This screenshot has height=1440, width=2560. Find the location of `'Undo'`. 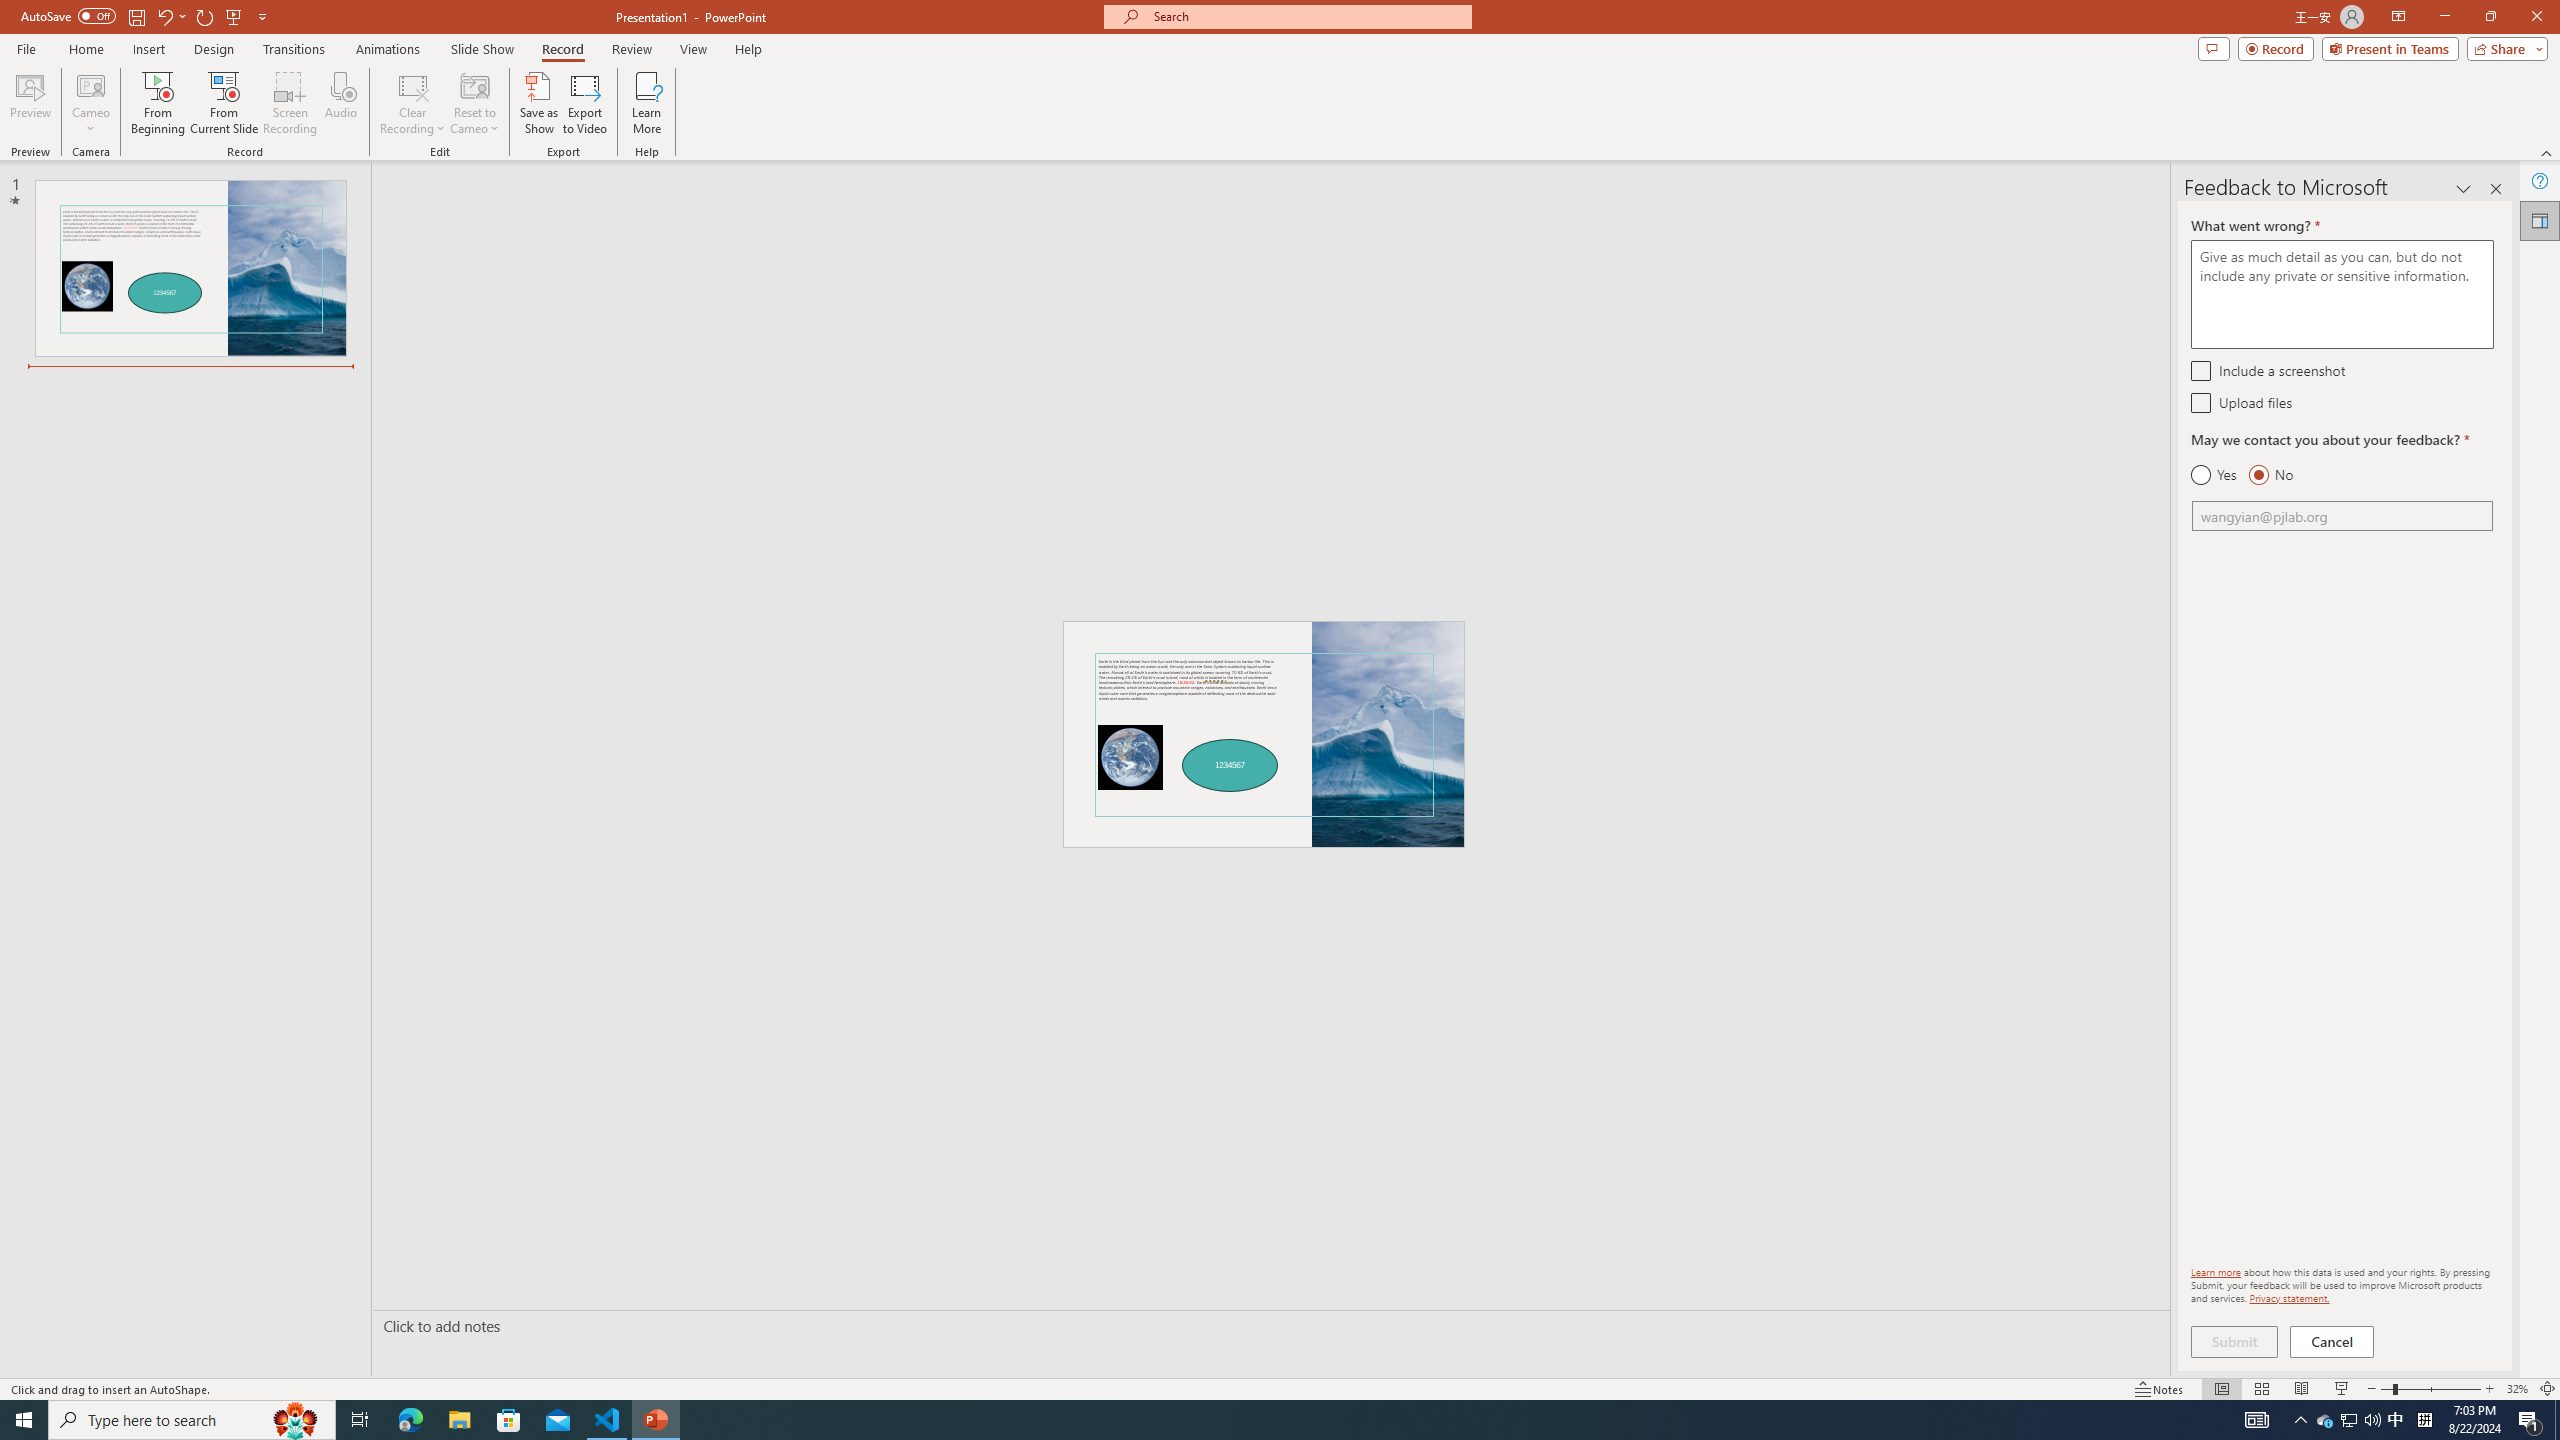

'Undo' is located at coordinates (163, 15).